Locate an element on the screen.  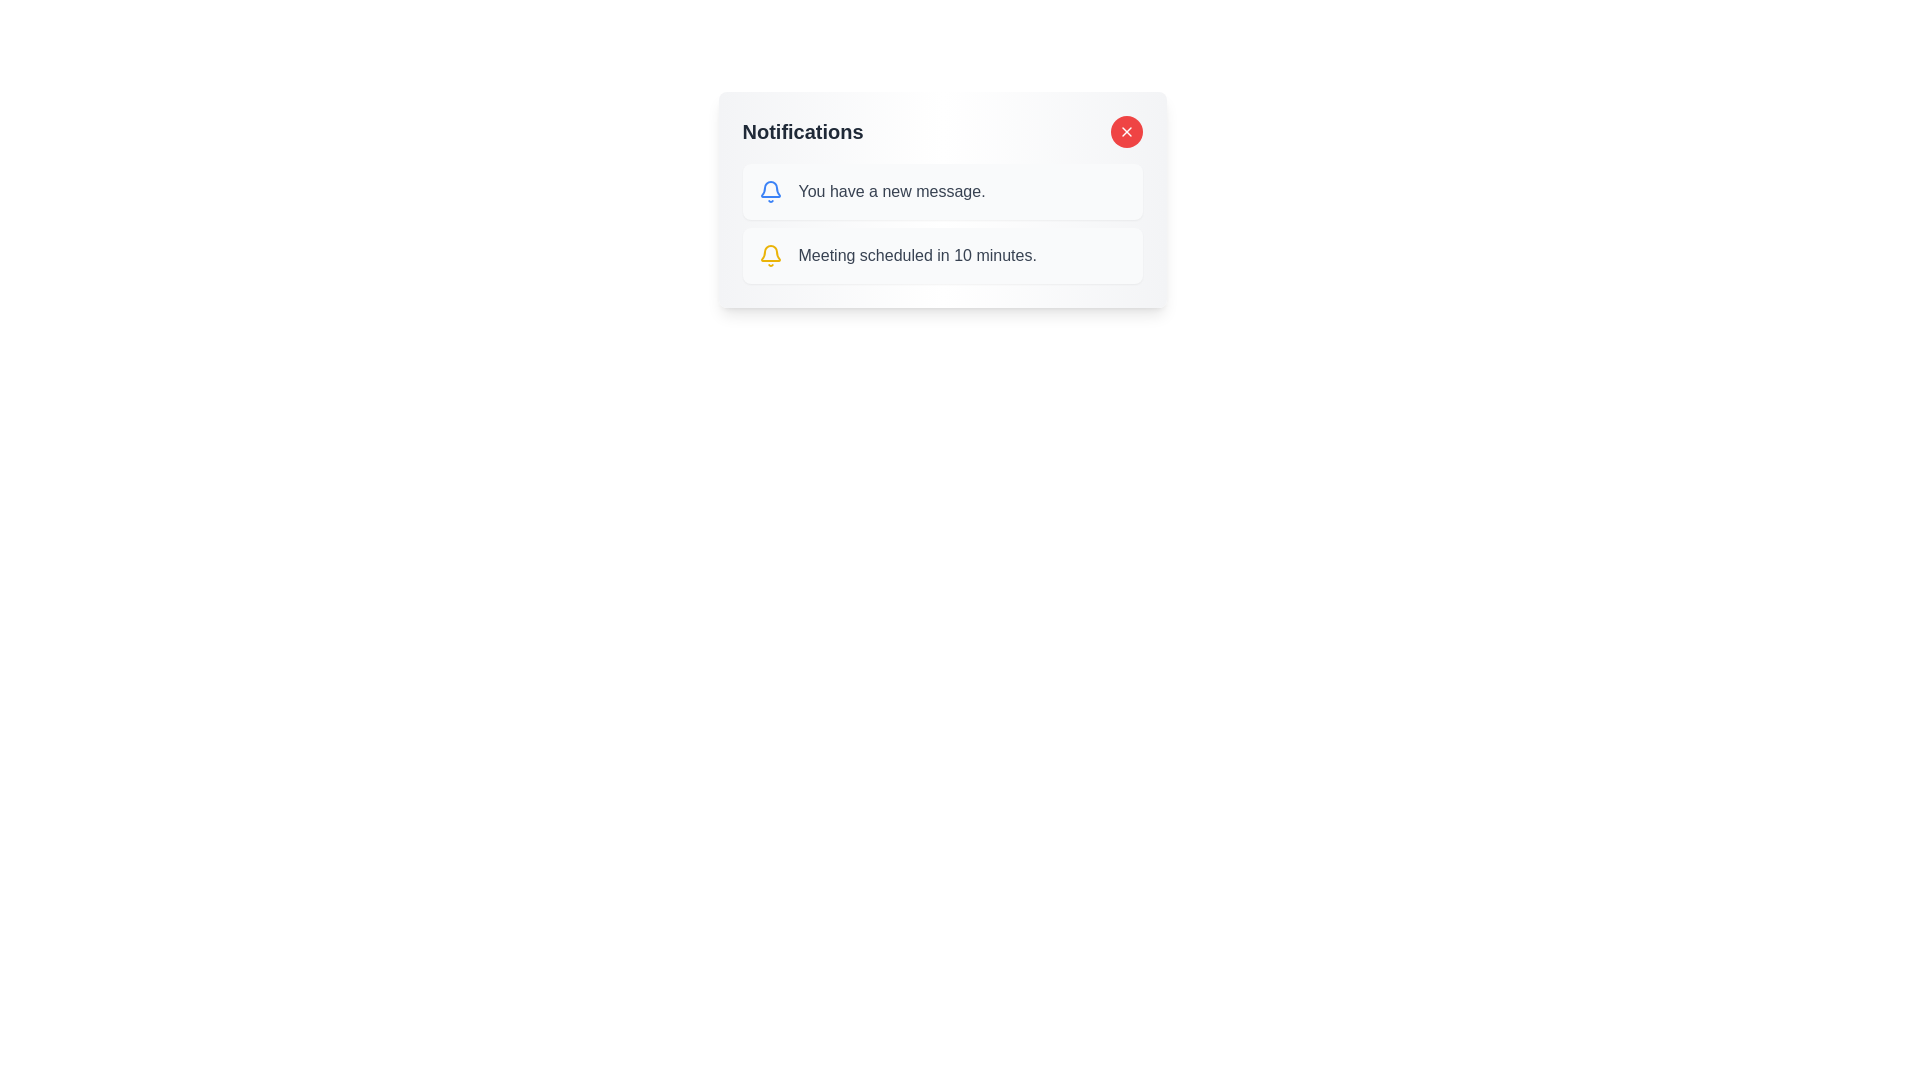
the circular red button with a white cross icon located in the top-right corner of the notifications header is located at coordinates (1126, 131).